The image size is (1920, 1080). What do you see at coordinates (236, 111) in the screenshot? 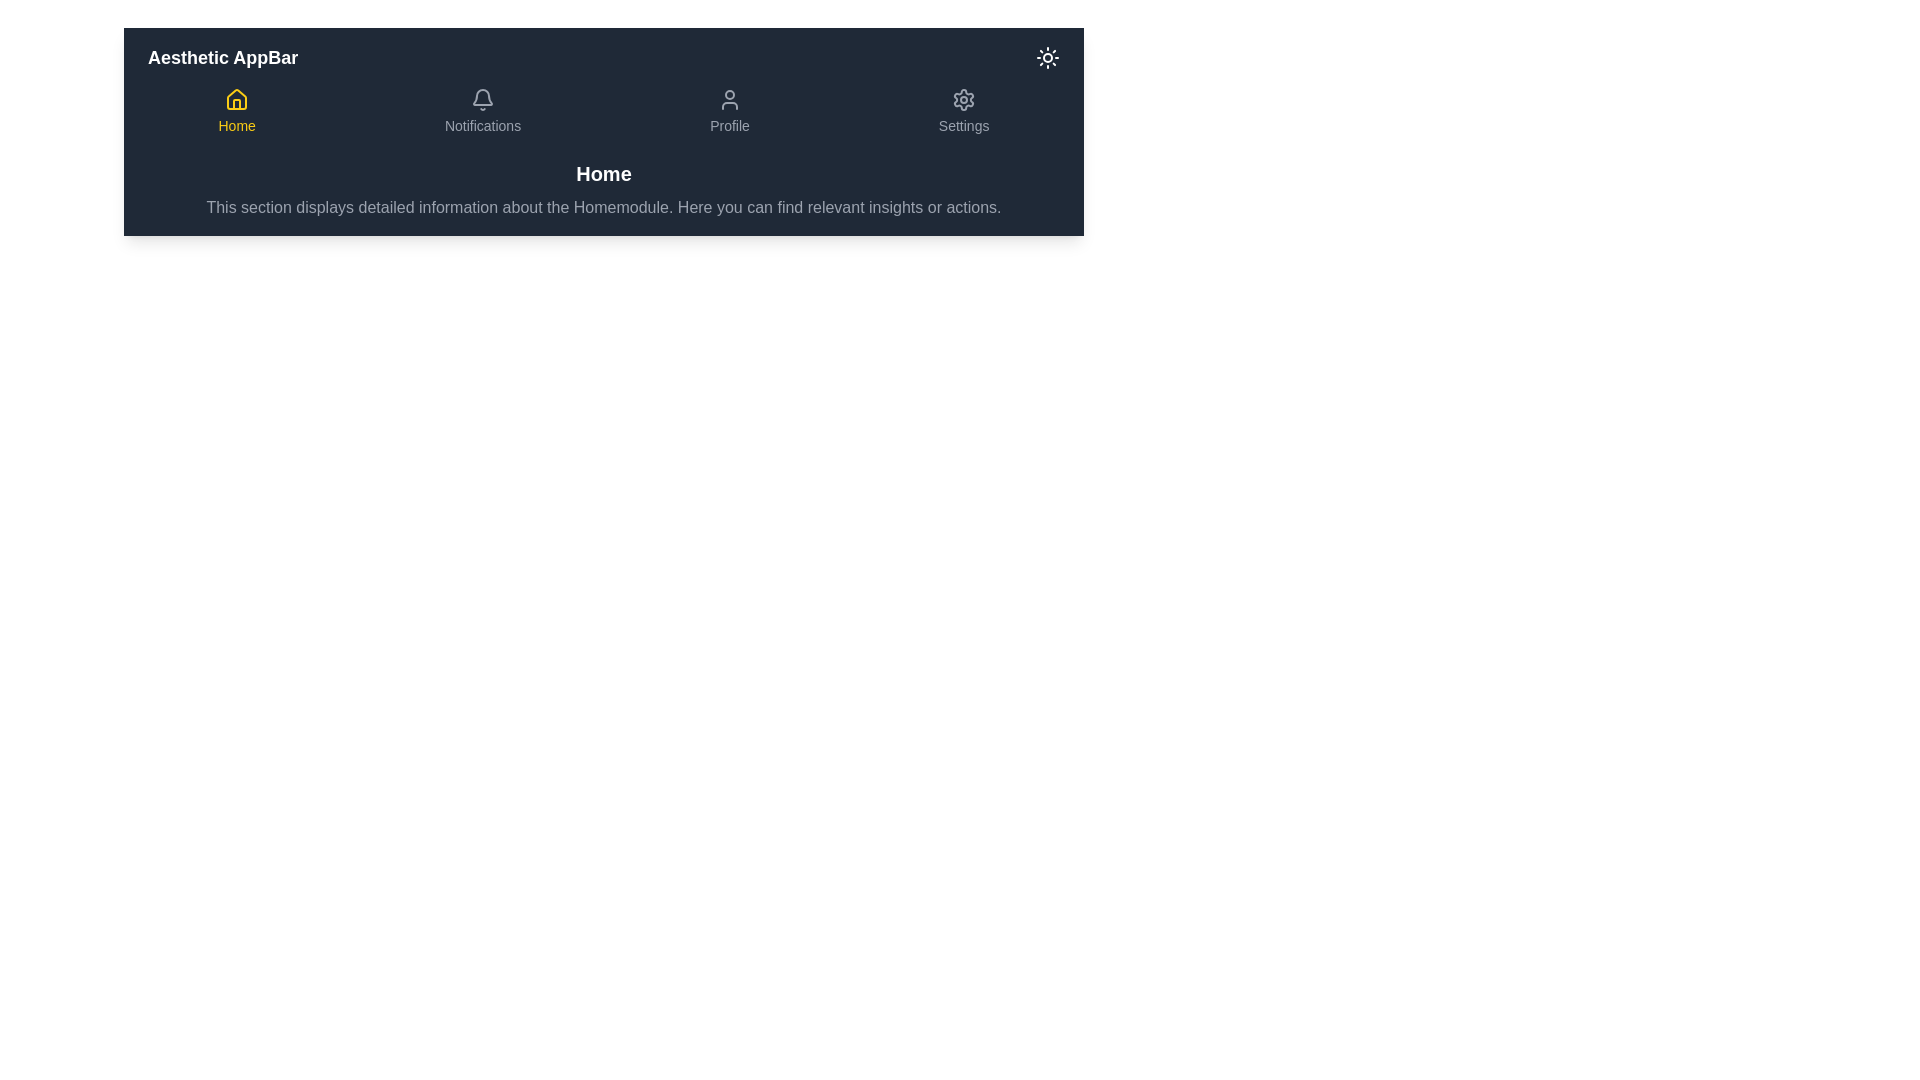
I see `the tab labeled Home to view its detailed information` at bounding box center [236, 111].